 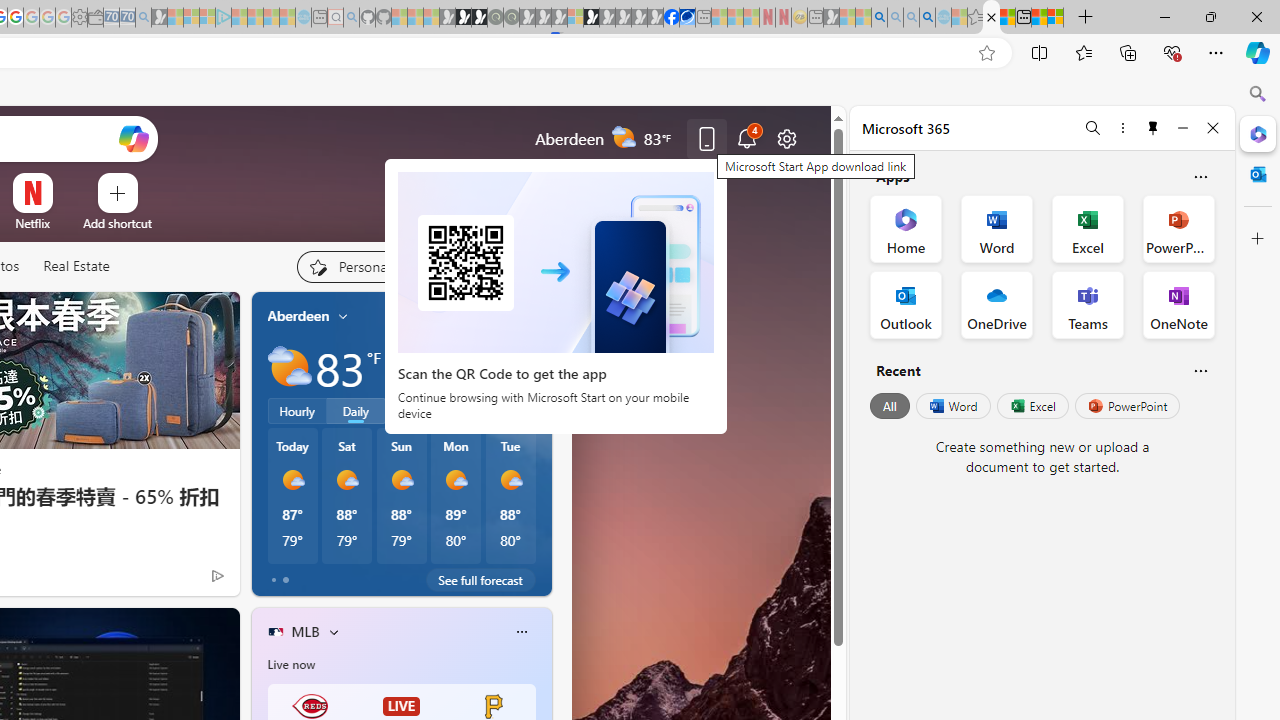 What do you see at coordinates (357, 266) in the screenshot?
I see `'Personalize your feed"'` at bounding box center [357, 266].